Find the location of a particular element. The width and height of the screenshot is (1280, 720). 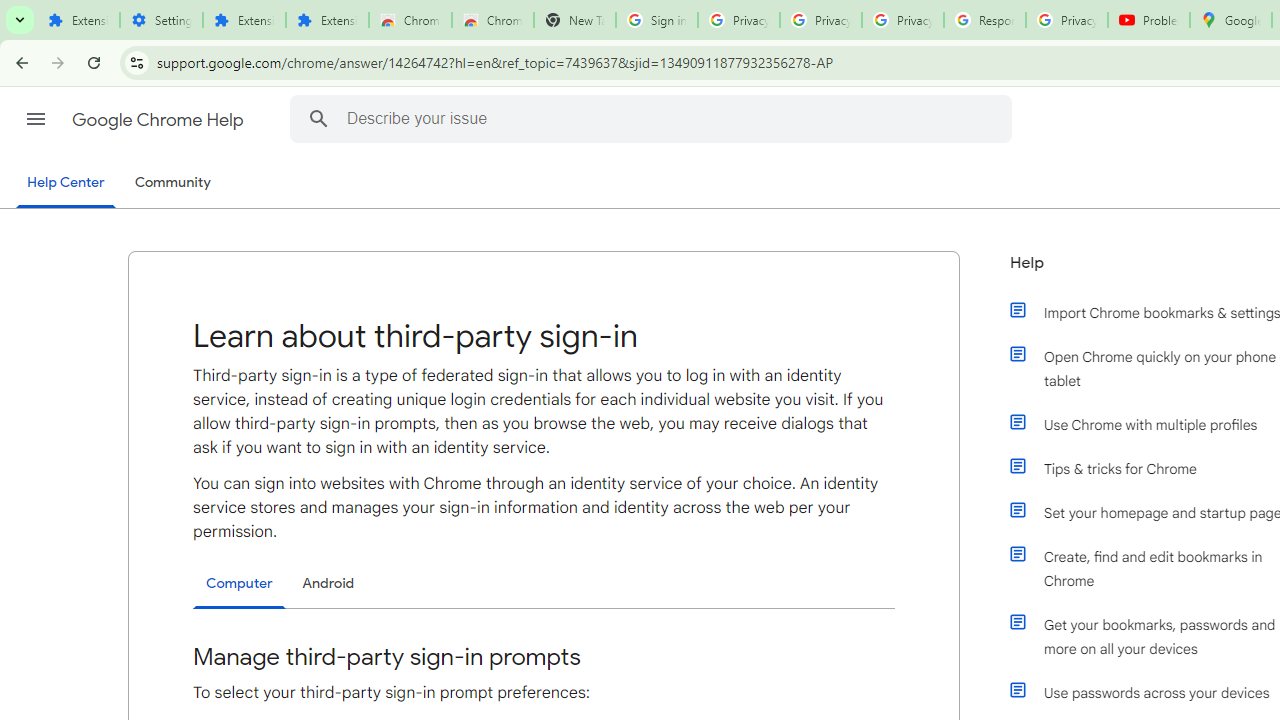

'Sign in - Google Accounts' is located at coordinates (656, 20).